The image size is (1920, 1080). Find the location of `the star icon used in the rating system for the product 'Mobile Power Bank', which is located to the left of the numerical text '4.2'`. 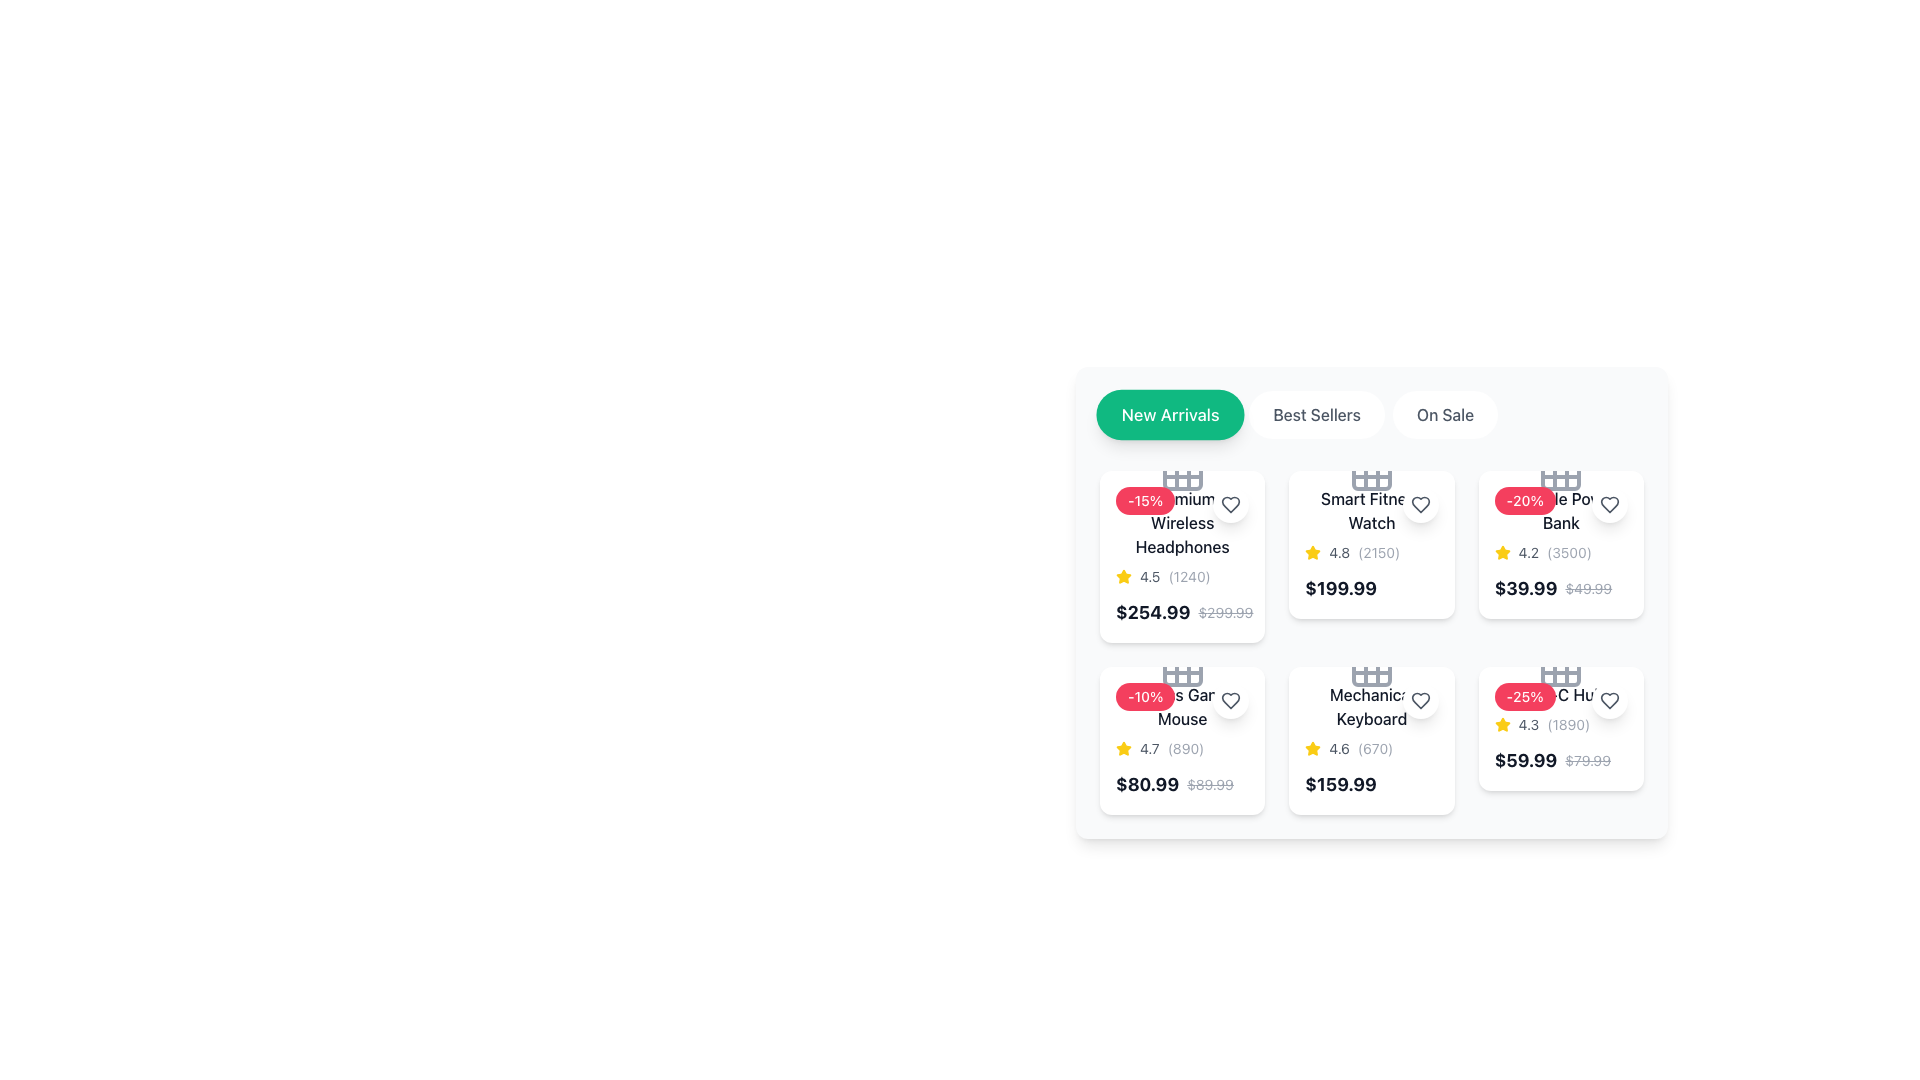

the star icon used in the rating system for the product 'Mobile Power Bank', which is located to the left of the numerical text '4.2' is located at coordinates (1502, 552).